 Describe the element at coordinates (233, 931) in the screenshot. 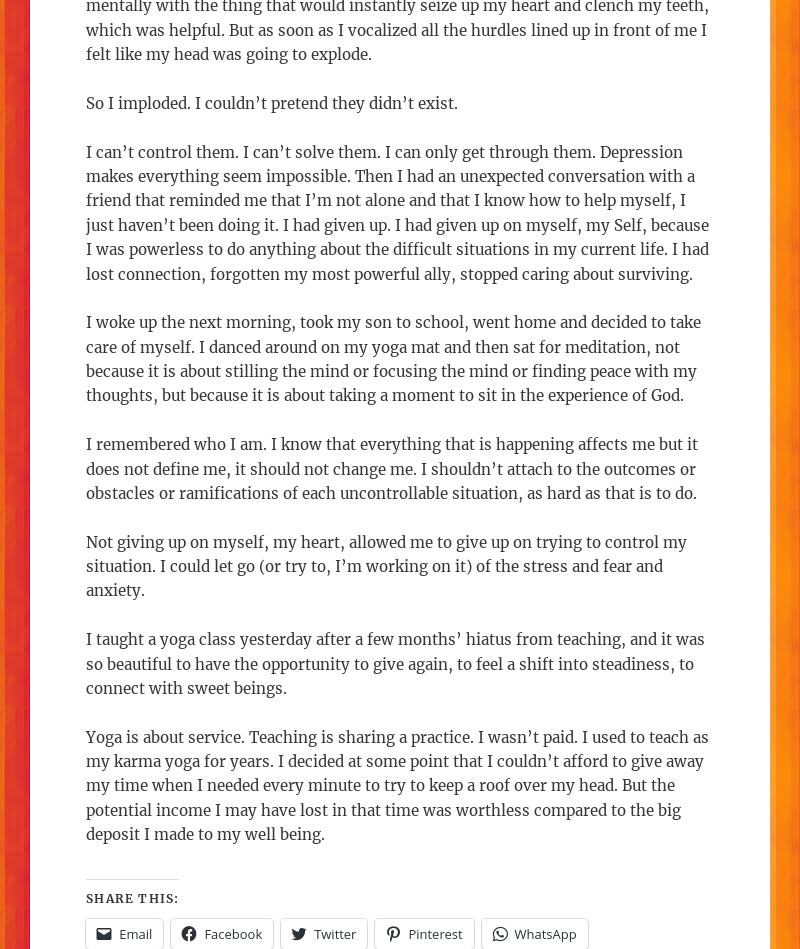

I see `'Facebook'` at that location.